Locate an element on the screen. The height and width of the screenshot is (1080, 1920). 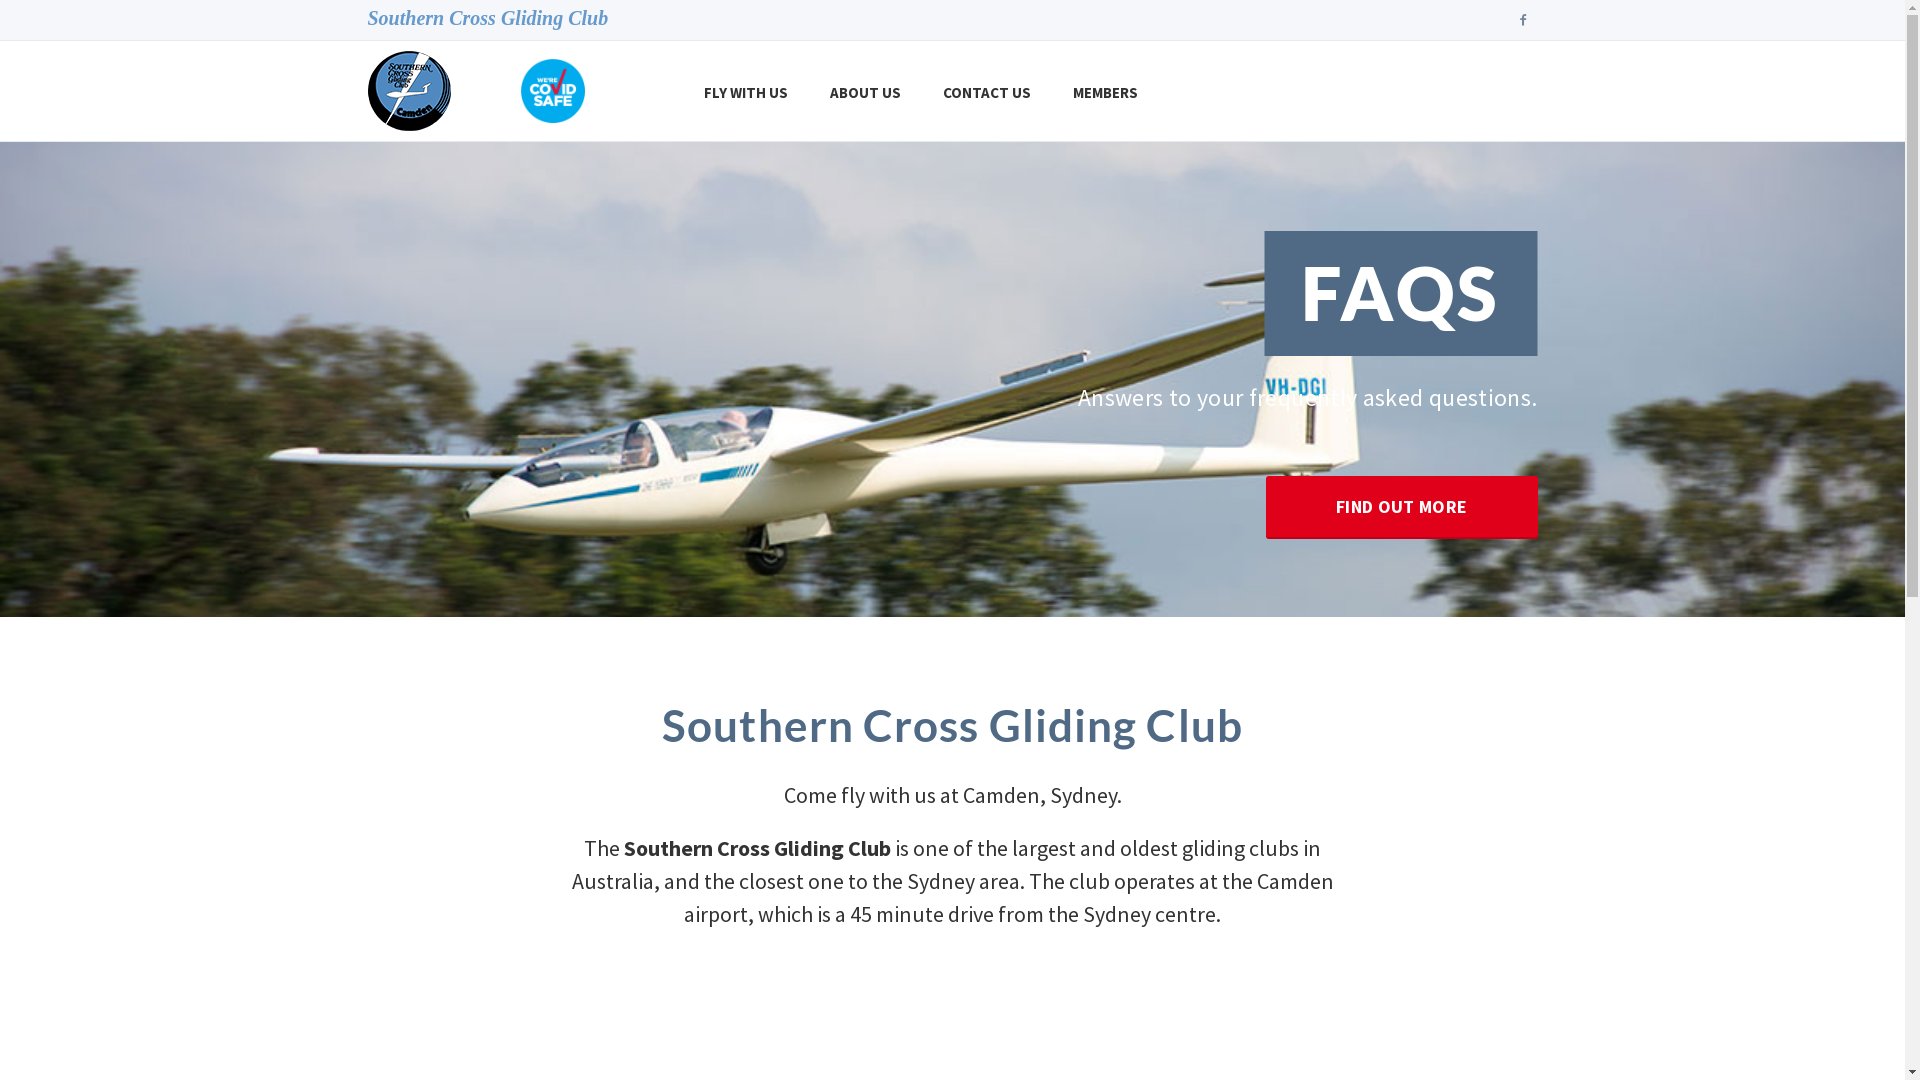
'ABOUT US' is located at coordinates (865, 91).